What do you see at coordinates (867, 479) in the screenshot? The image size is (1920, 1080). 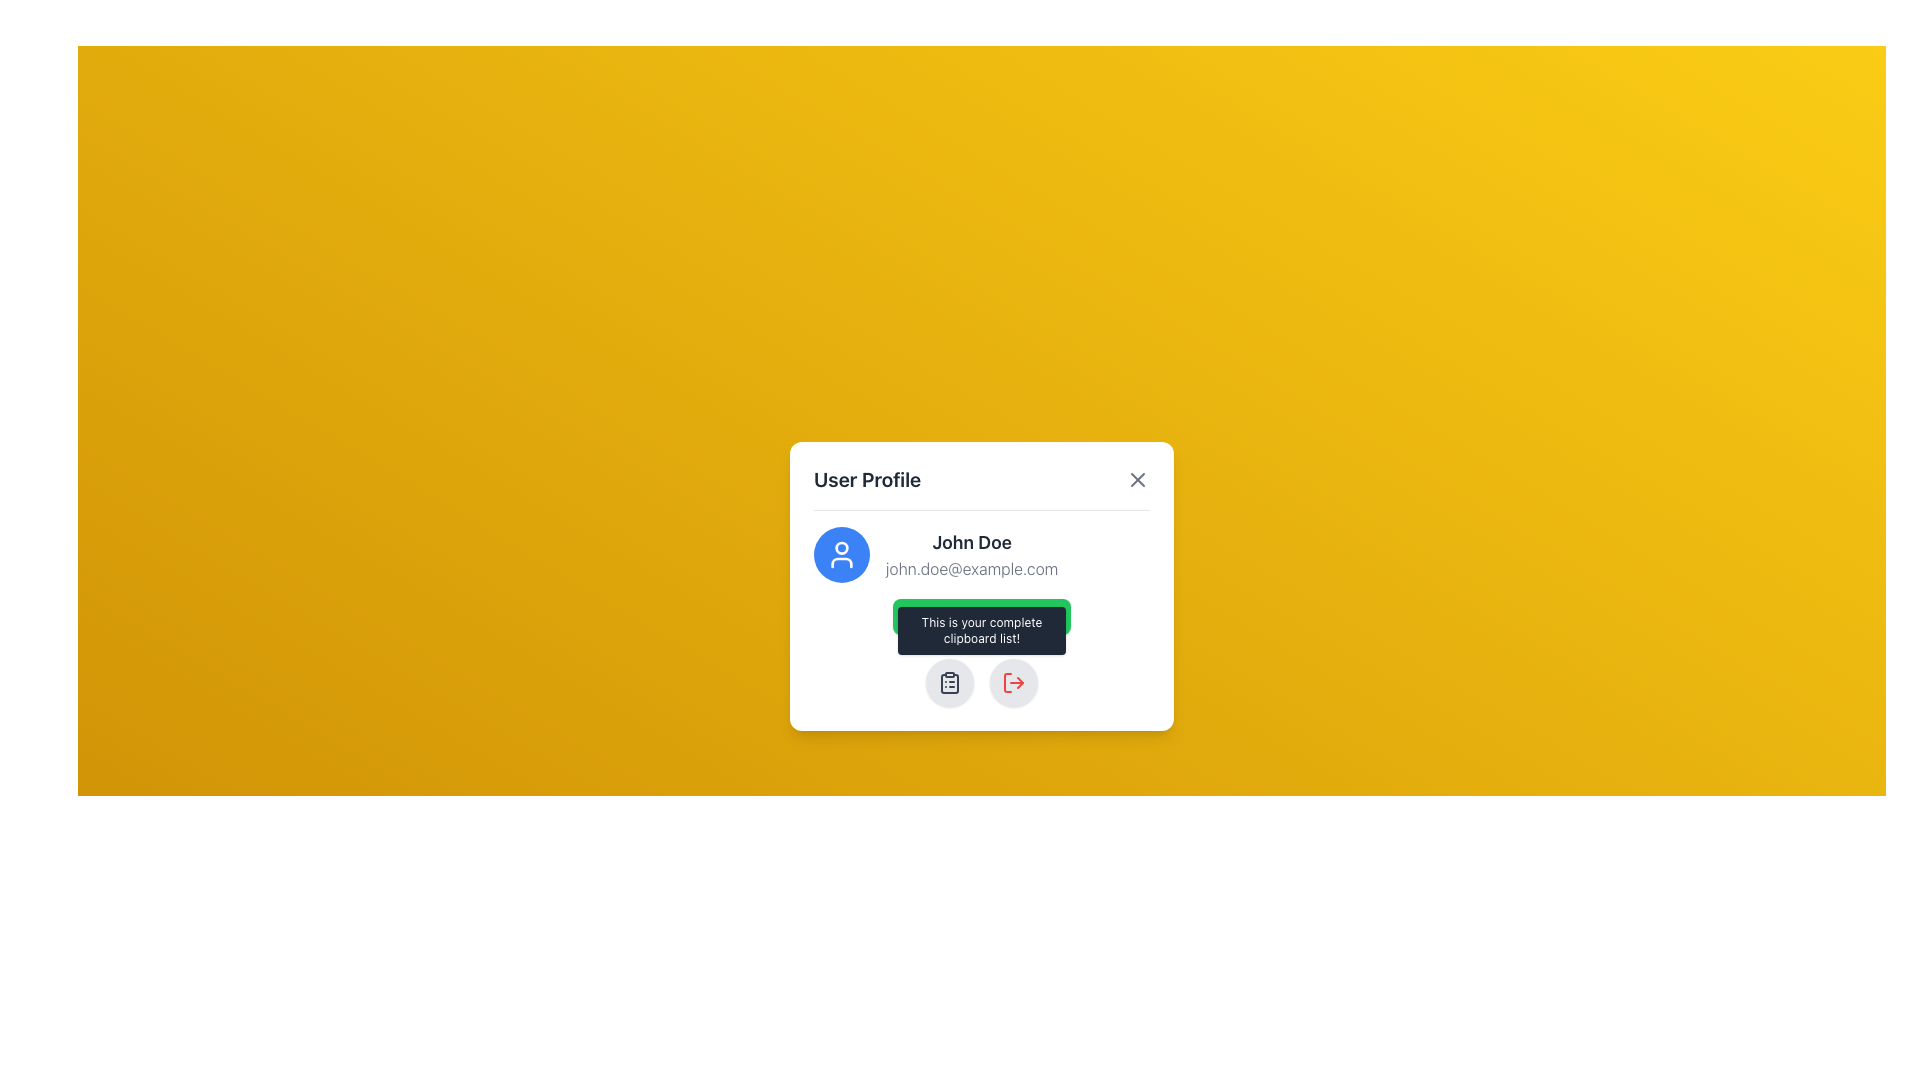 I see `the 'User Profile' text, which is styled in bold and dark gray, located at the top left of the modal card against a yellow background` at bounding box center [867, 479].